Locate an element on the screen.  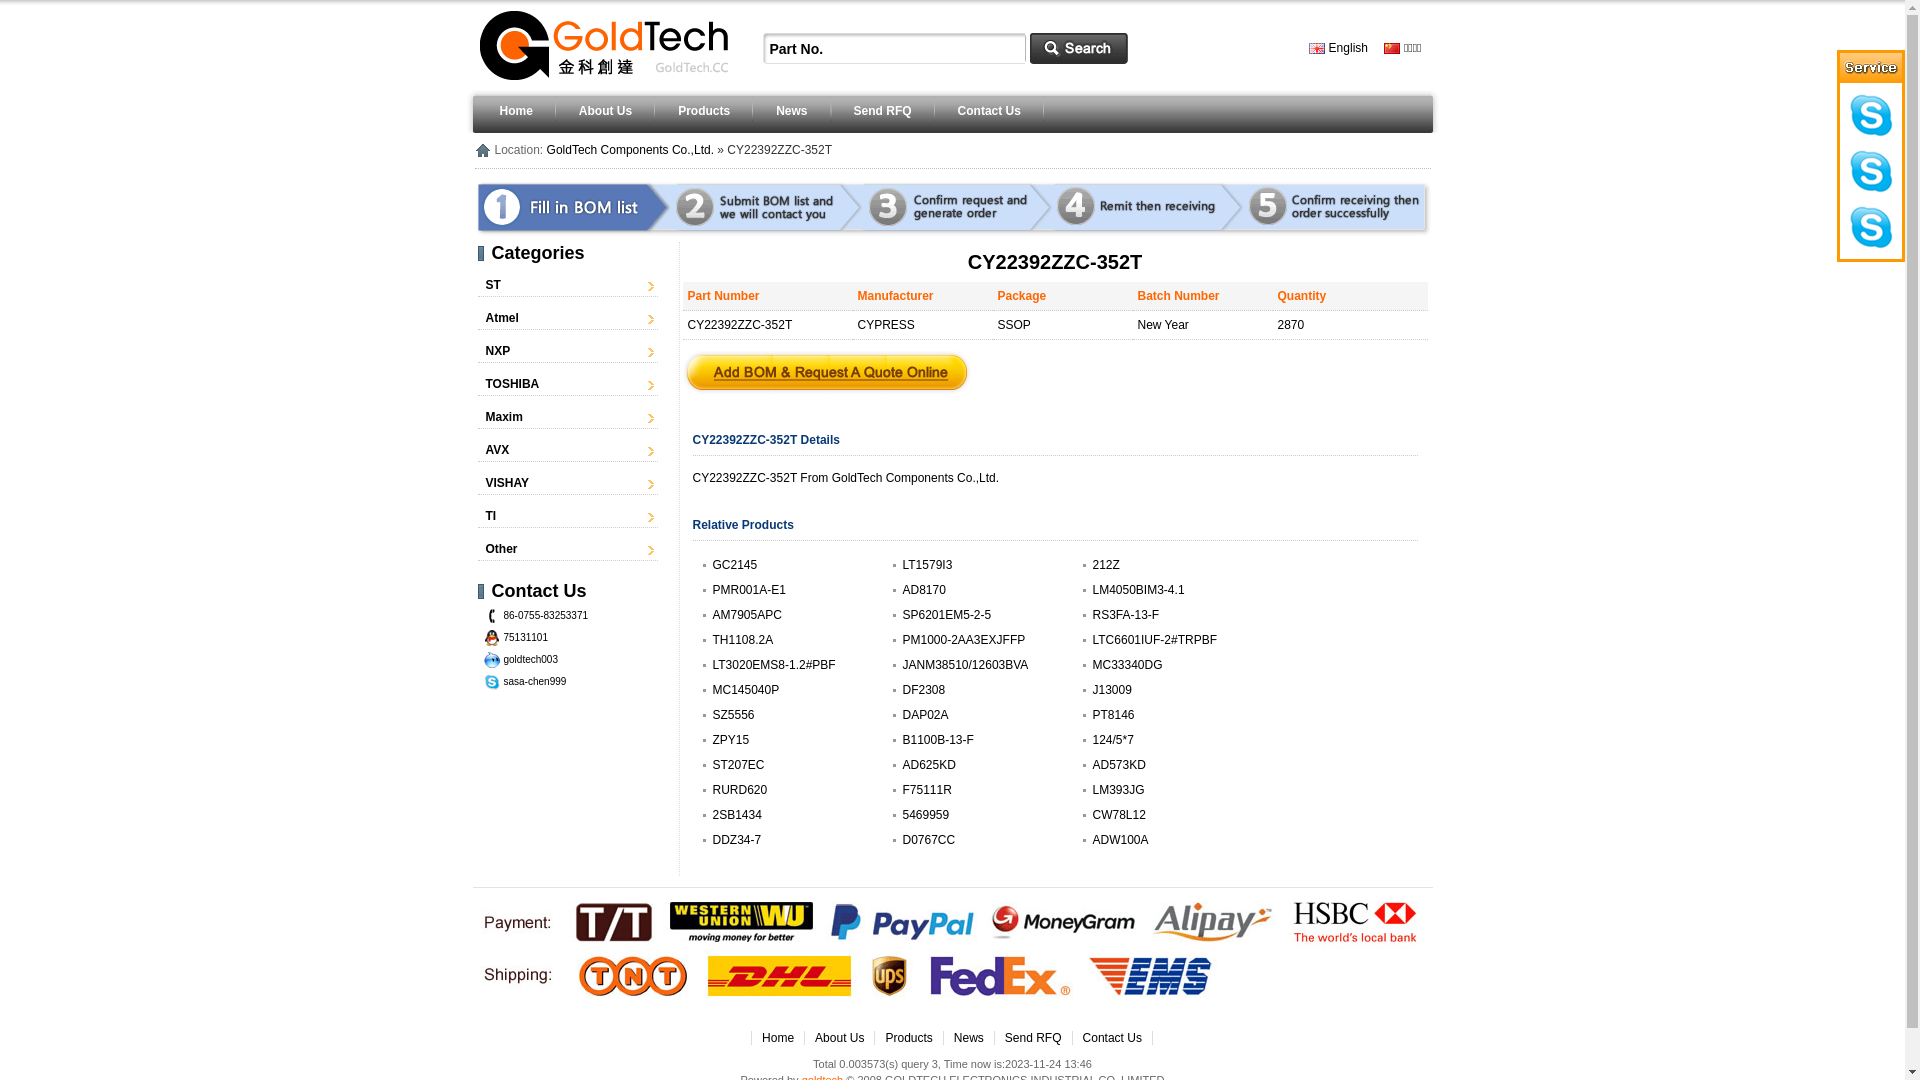
'GoldTech Components Co.,Ltd.' is located at coordinates (629, 149).